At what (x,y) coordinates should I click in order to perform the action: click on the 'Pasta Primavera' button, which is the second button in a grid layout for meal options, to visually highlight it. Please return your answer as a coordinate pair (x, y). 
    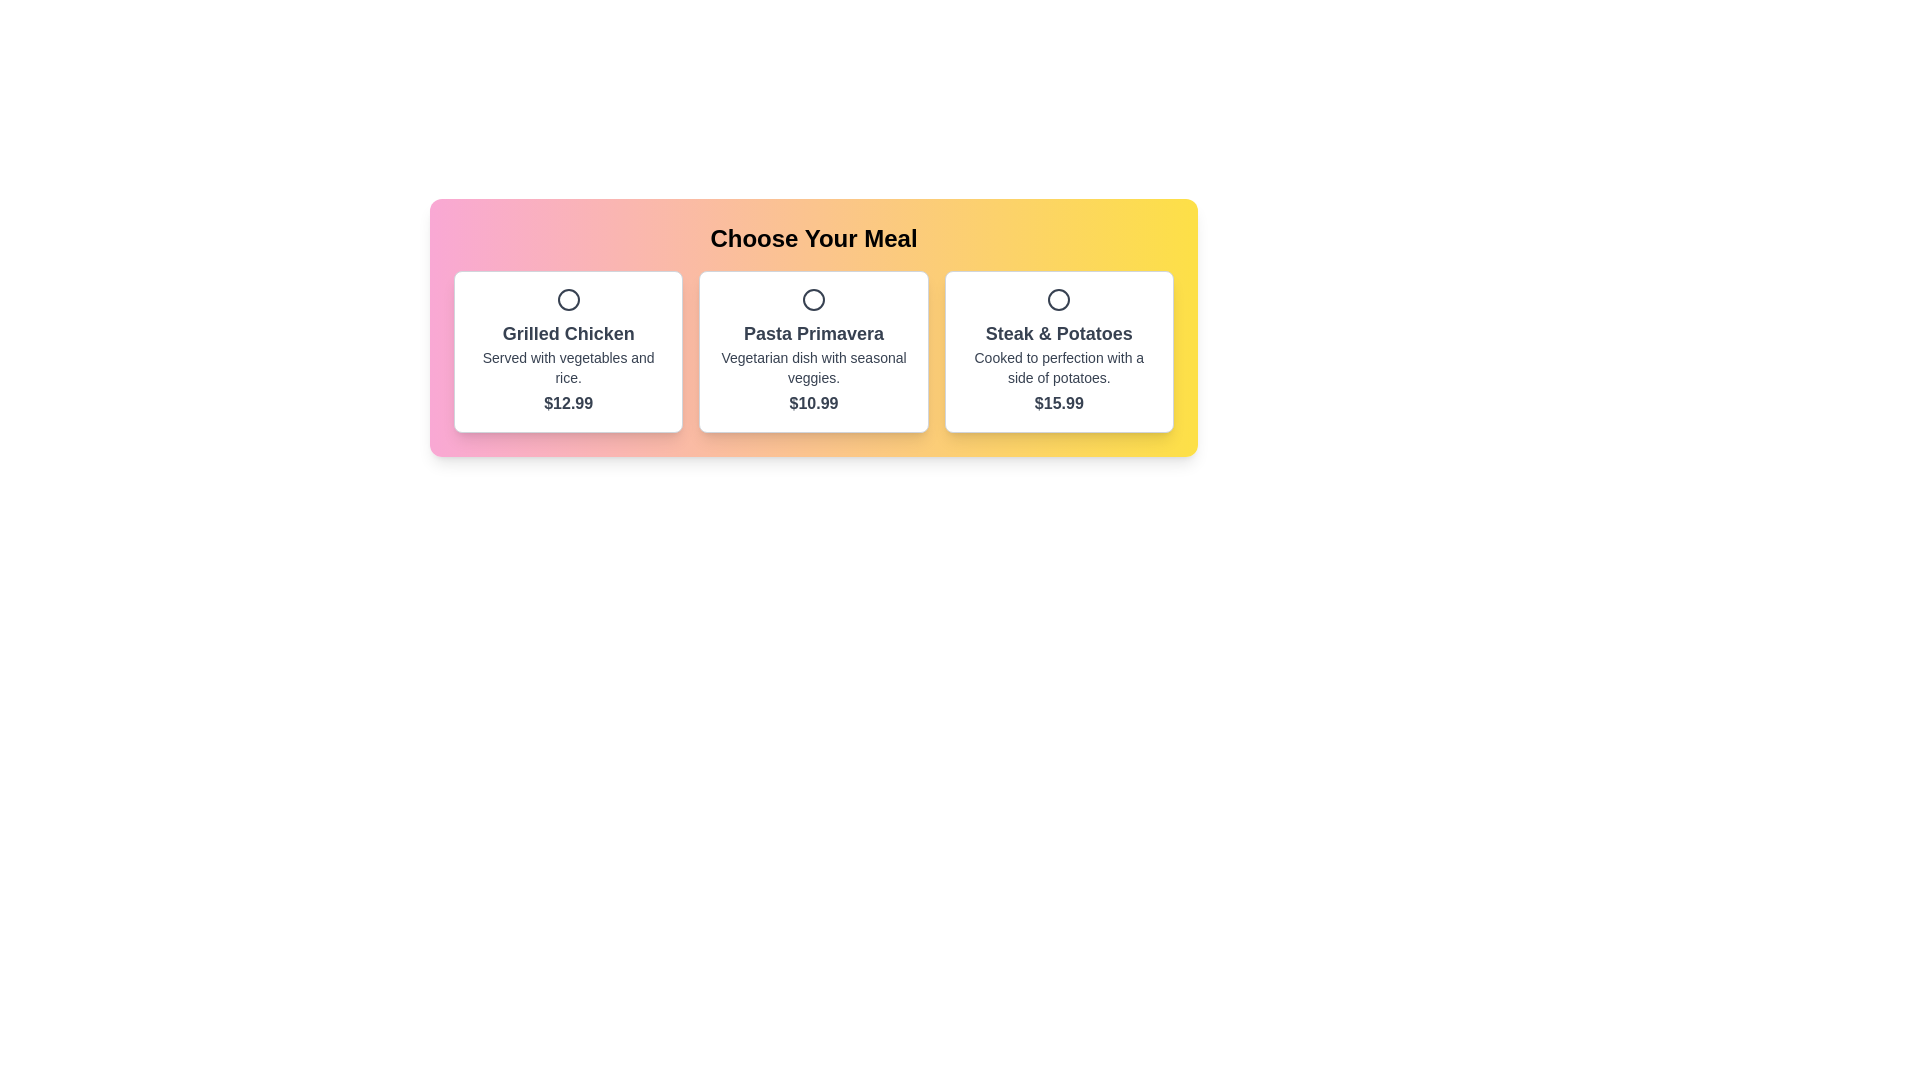
    Looking at the image, I should click on (814, 350).